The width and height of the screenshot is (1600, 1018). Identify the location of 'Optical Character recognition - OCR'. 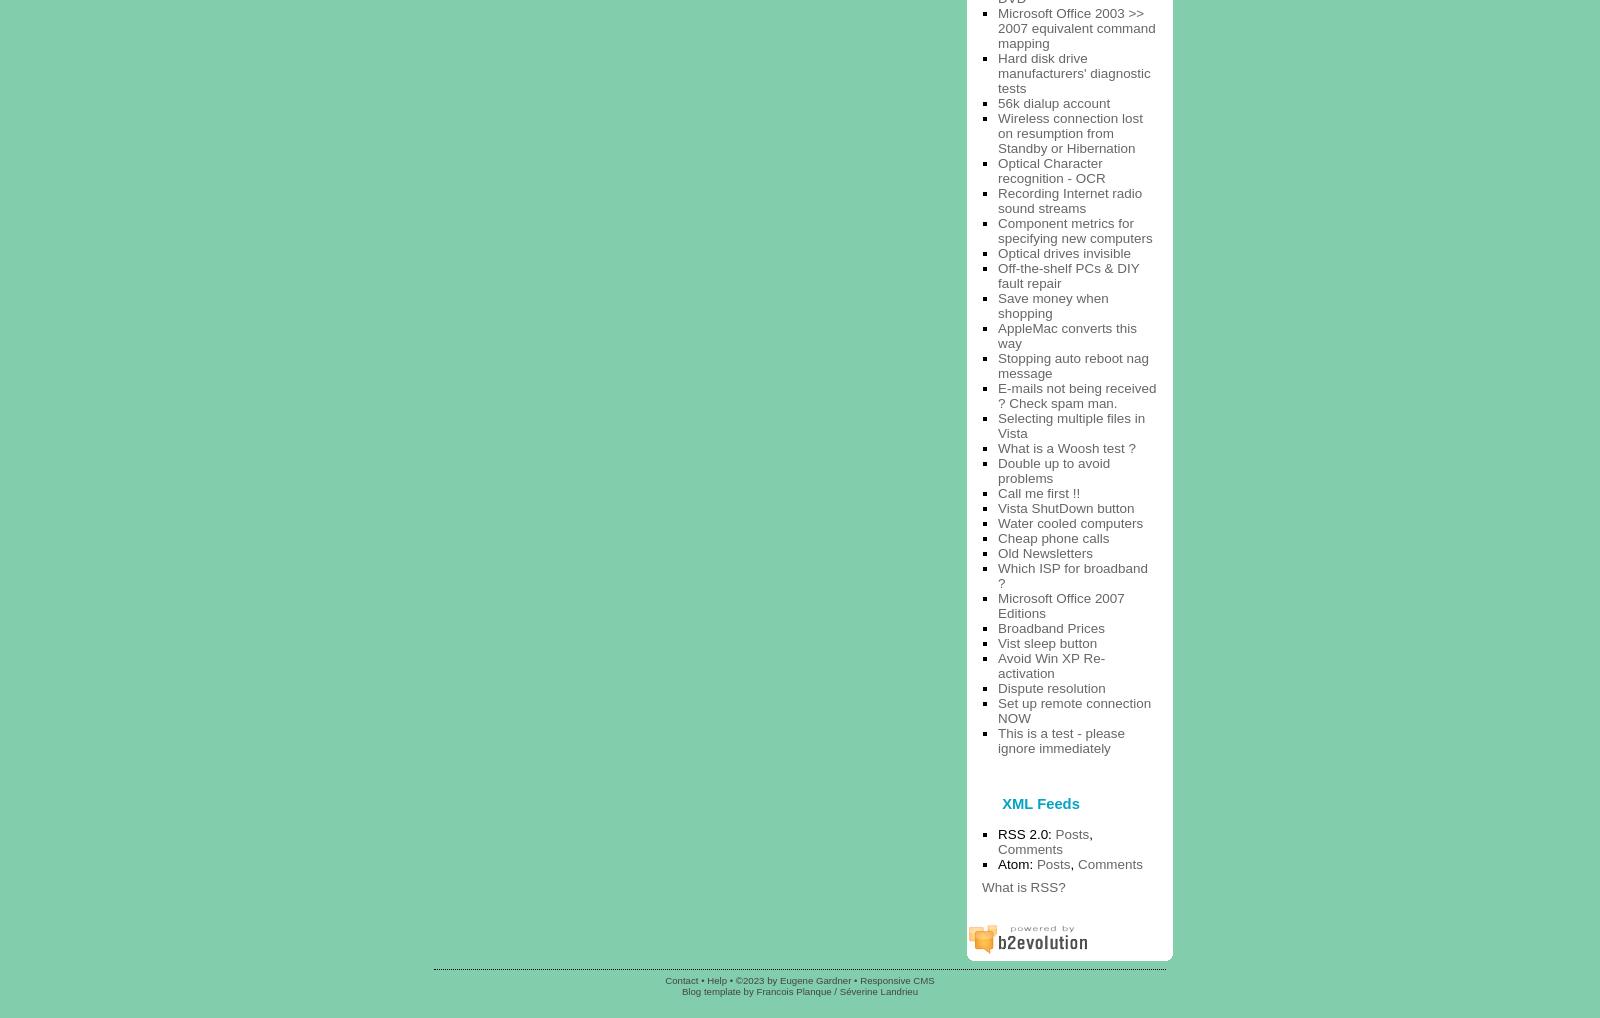
(1051, 170).